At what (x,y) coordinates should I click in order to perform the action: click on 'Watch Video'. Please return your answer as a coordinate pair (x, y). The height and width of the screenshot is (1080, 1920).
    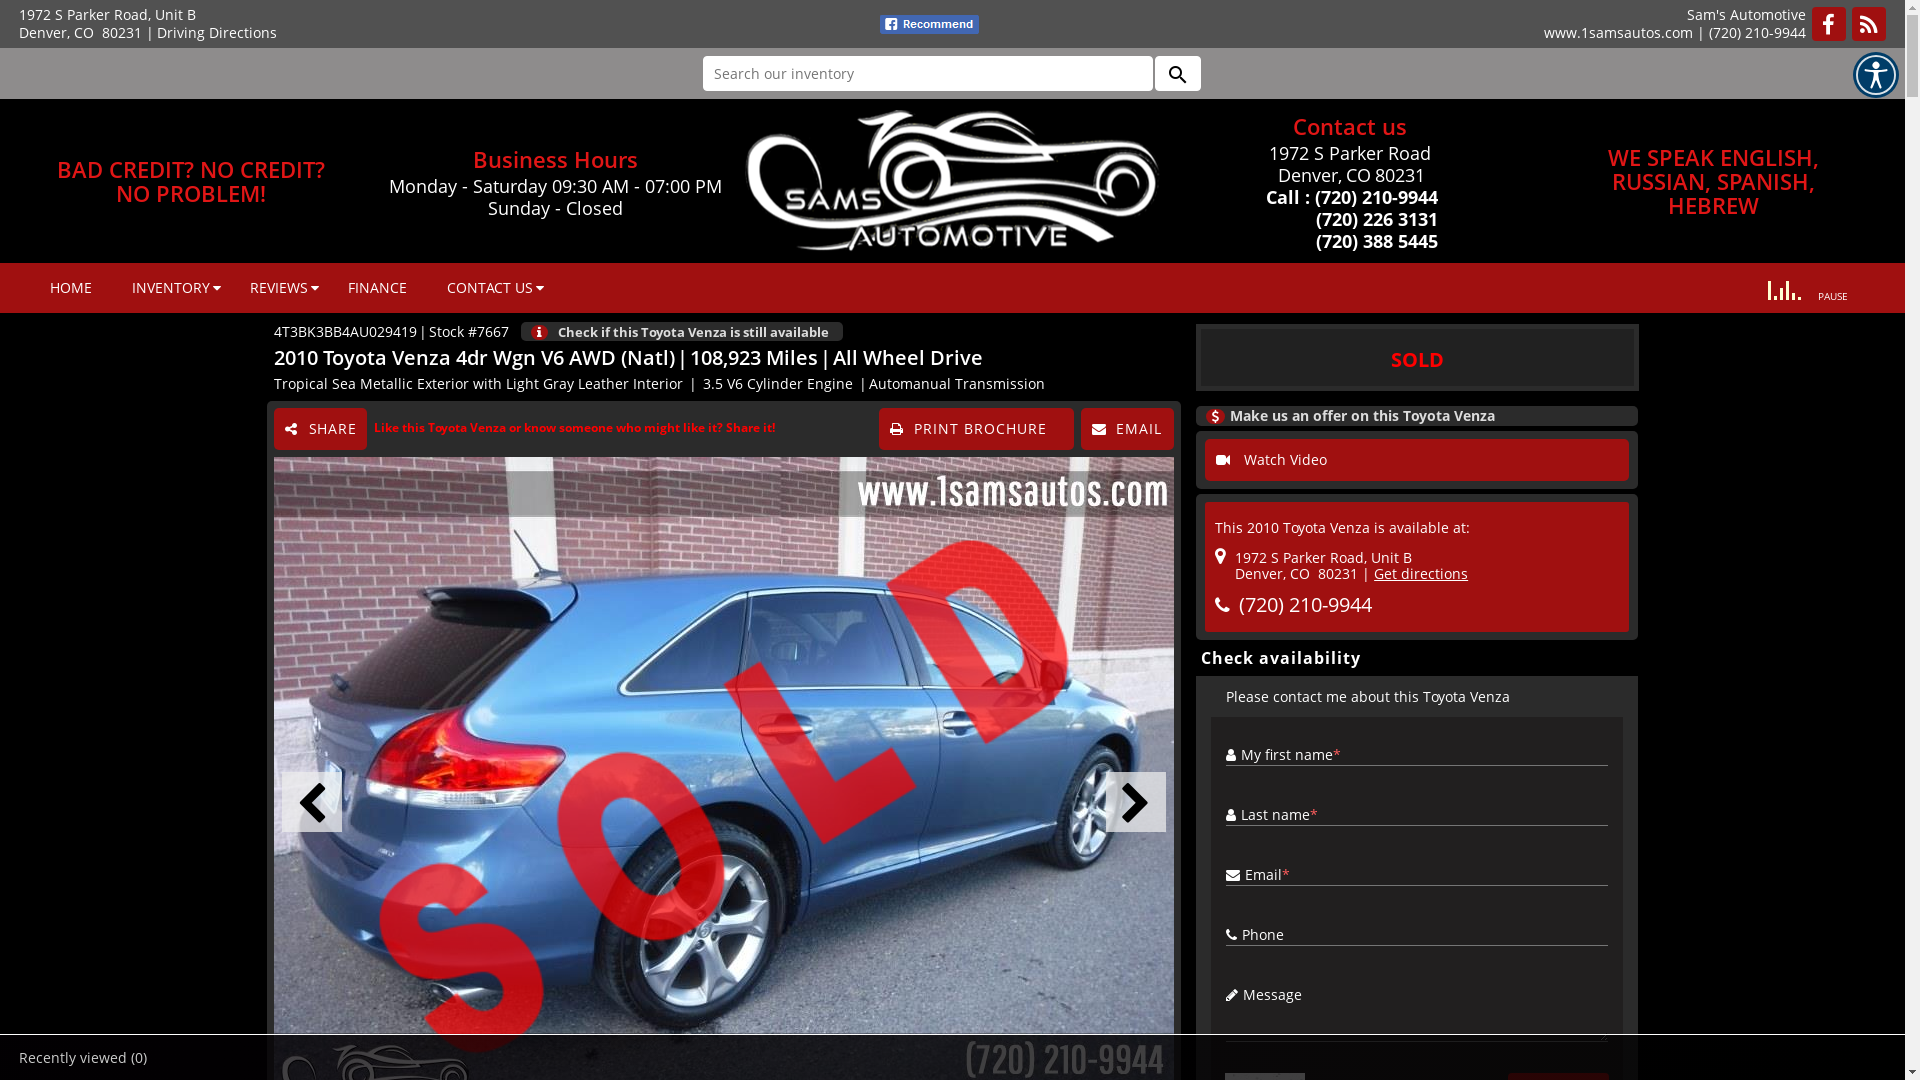
    Looking at the image, I should click on (1415, 459).